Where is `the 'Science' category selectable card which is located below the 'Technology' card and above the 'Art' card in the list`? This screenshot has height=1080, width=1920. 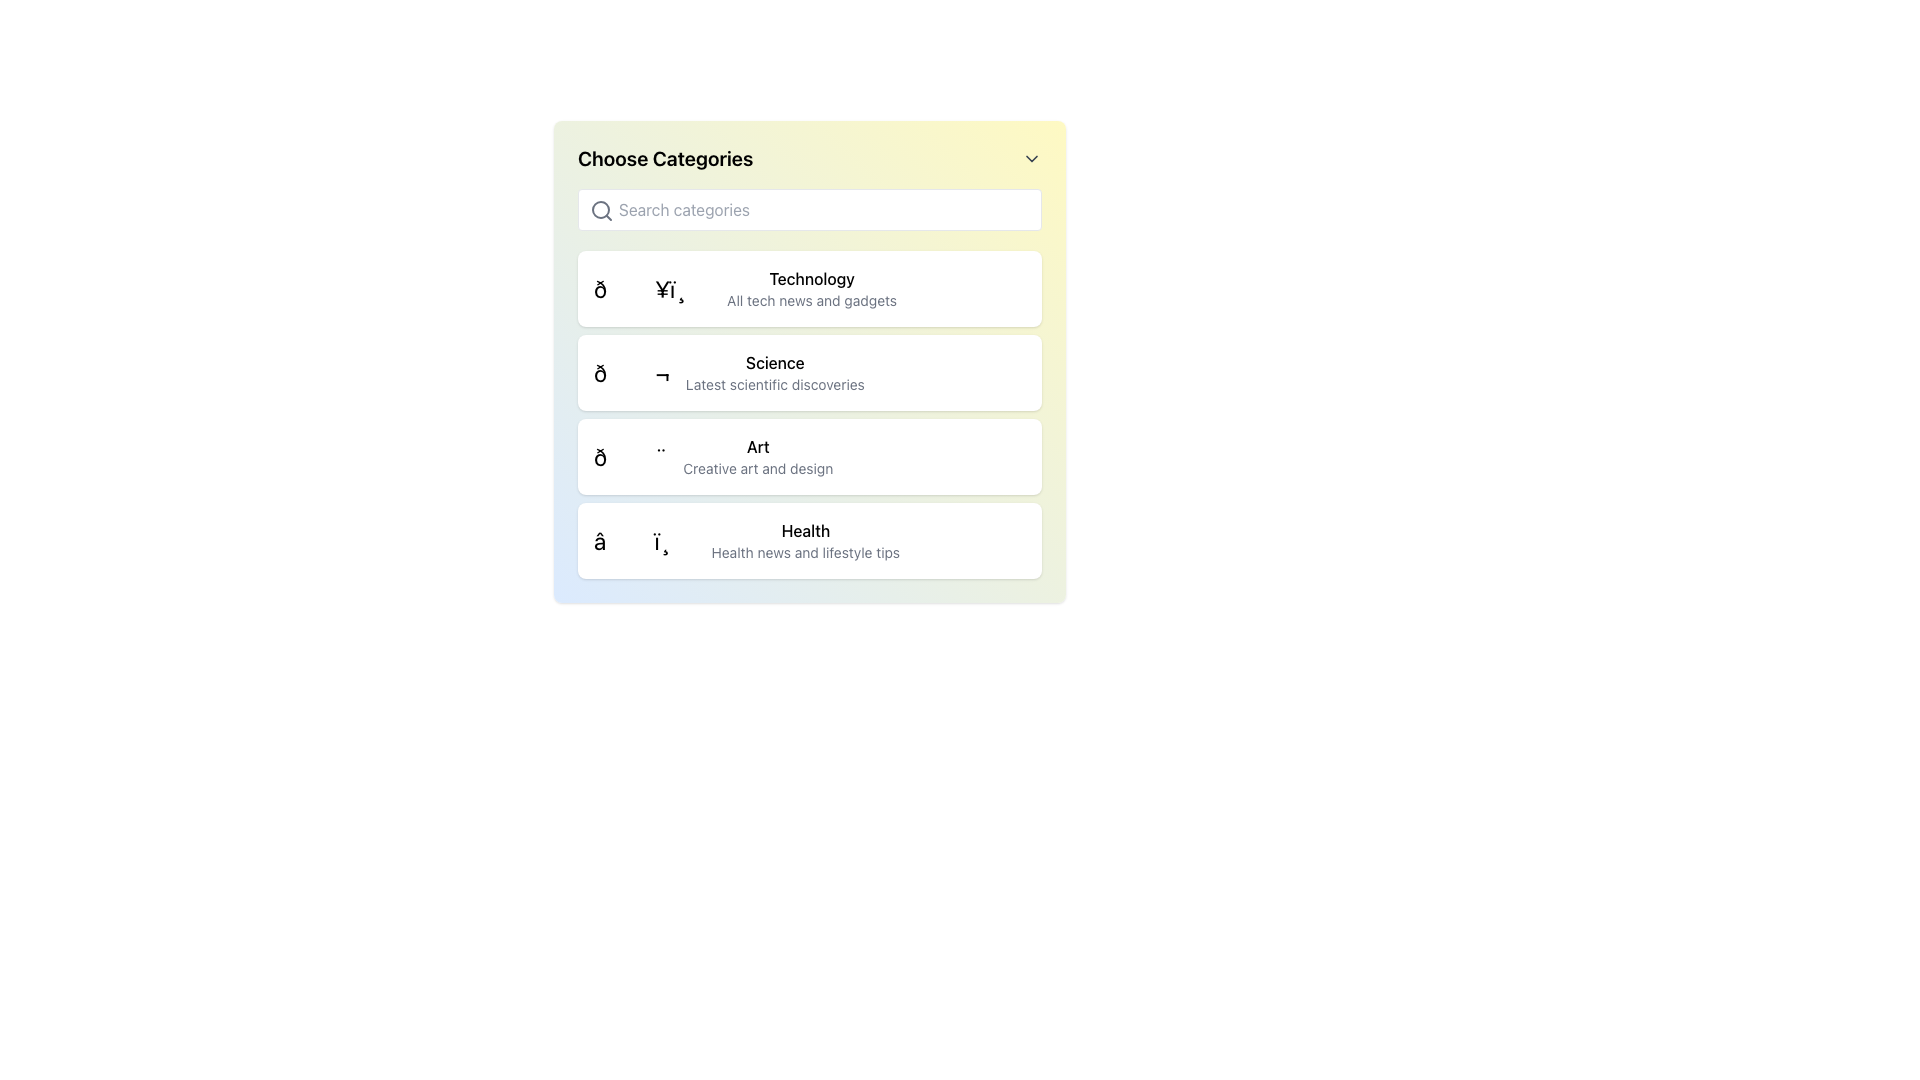 the 'Science' category selectable card which is located below the 'Technology' card and above the 'Art' card in the list is located at coordinates (810, 362).